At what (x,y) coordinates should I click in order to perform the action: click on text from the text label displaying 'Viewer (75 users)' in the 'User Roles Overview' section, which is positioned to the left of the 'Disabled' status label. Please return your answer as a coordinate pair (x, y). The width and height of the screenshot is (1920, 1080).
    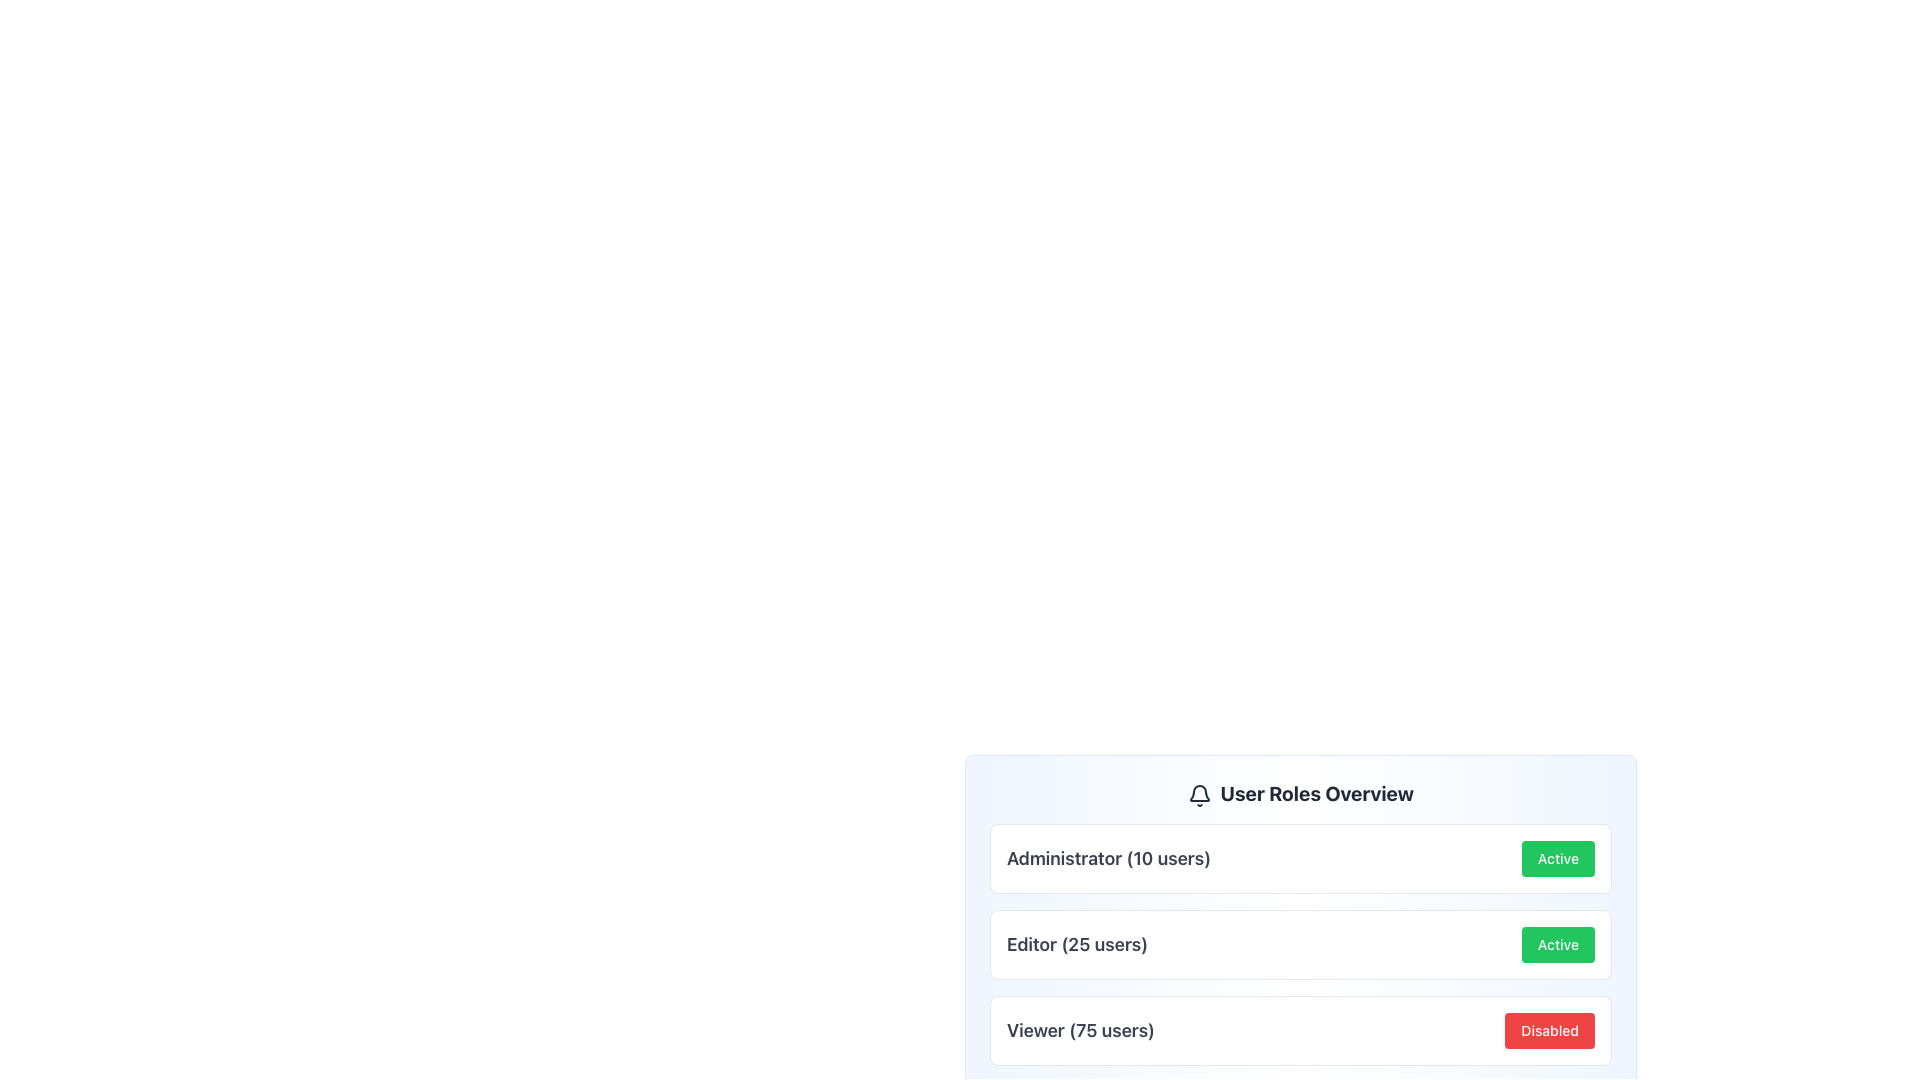
    Looking at the image, I should click on (1079, 1030).